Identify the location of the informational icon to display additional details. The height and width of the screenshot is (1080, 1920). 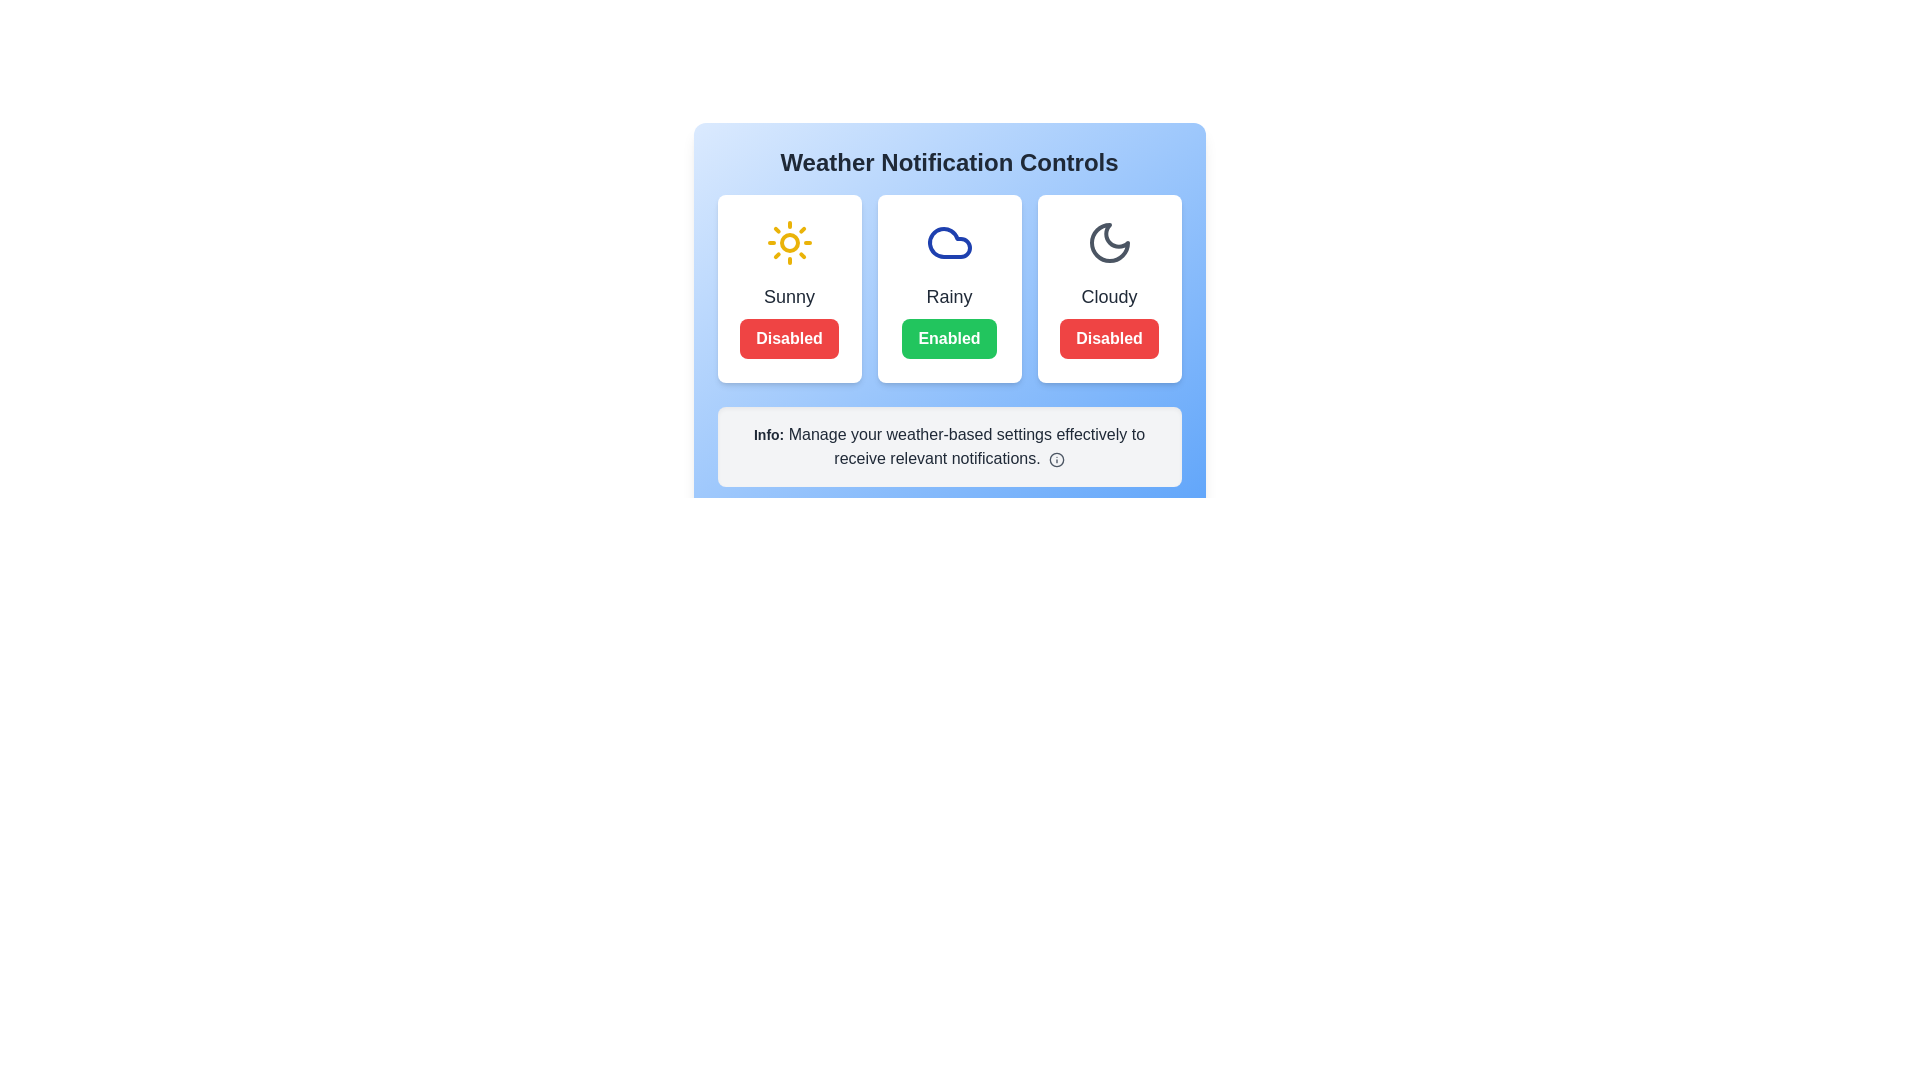
(1055, 459).